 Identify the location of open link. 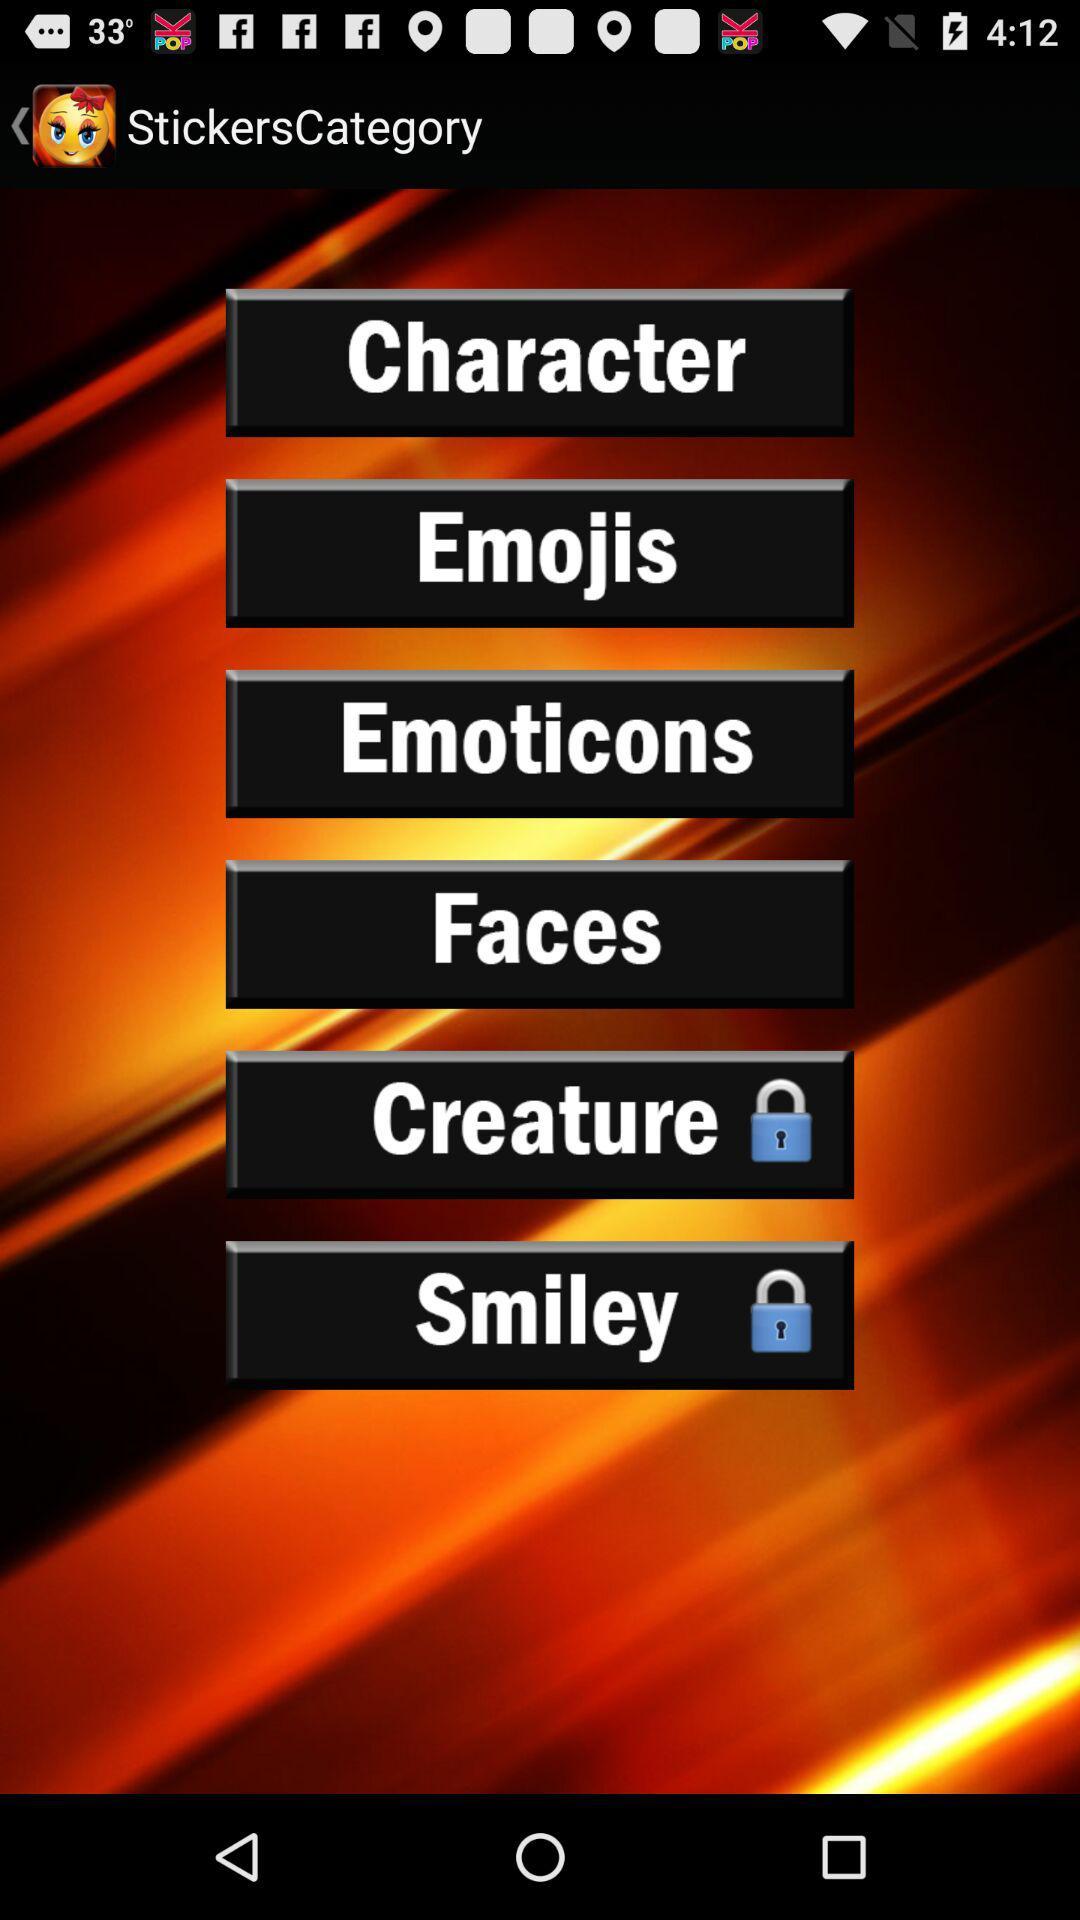
(540, 363).